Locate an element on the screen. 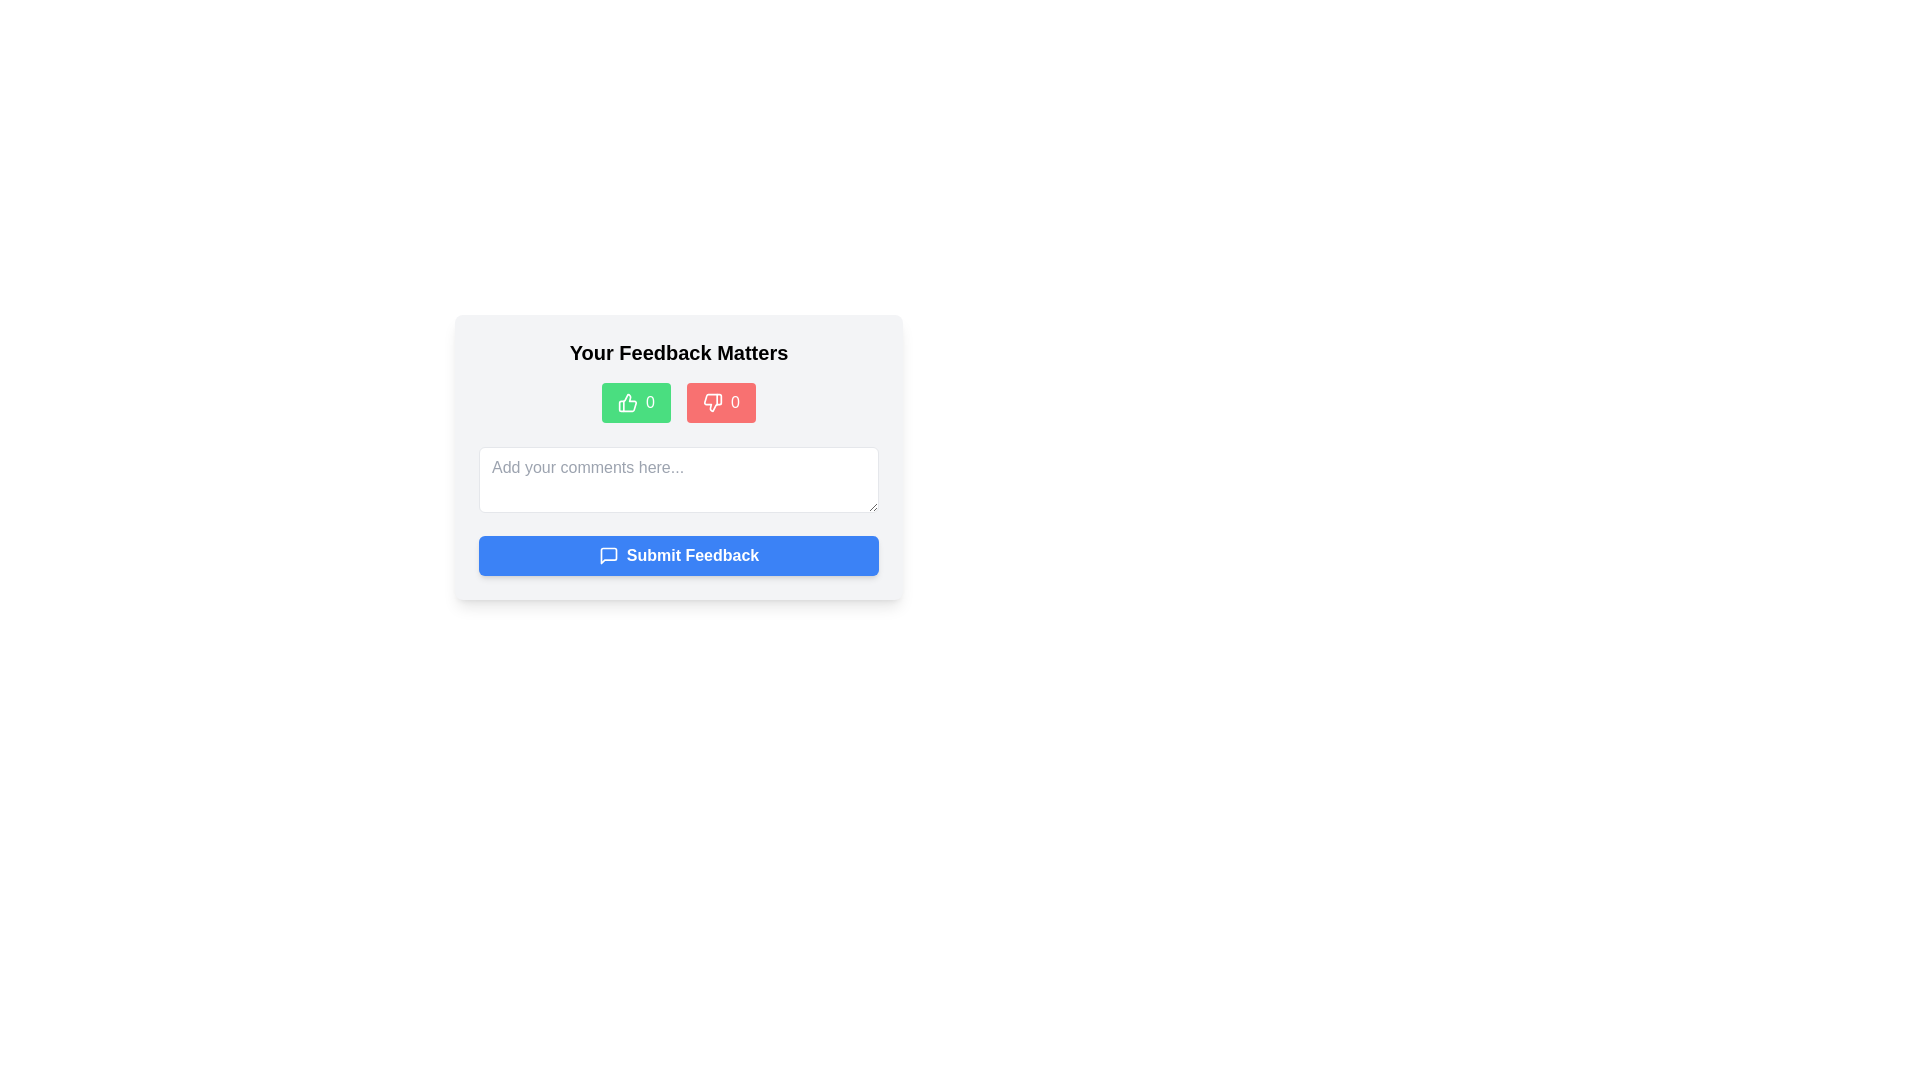  the green rectangular button with a thumbs-up icon and a numerical counter displaying '0' is located at coordinates (635, 402).